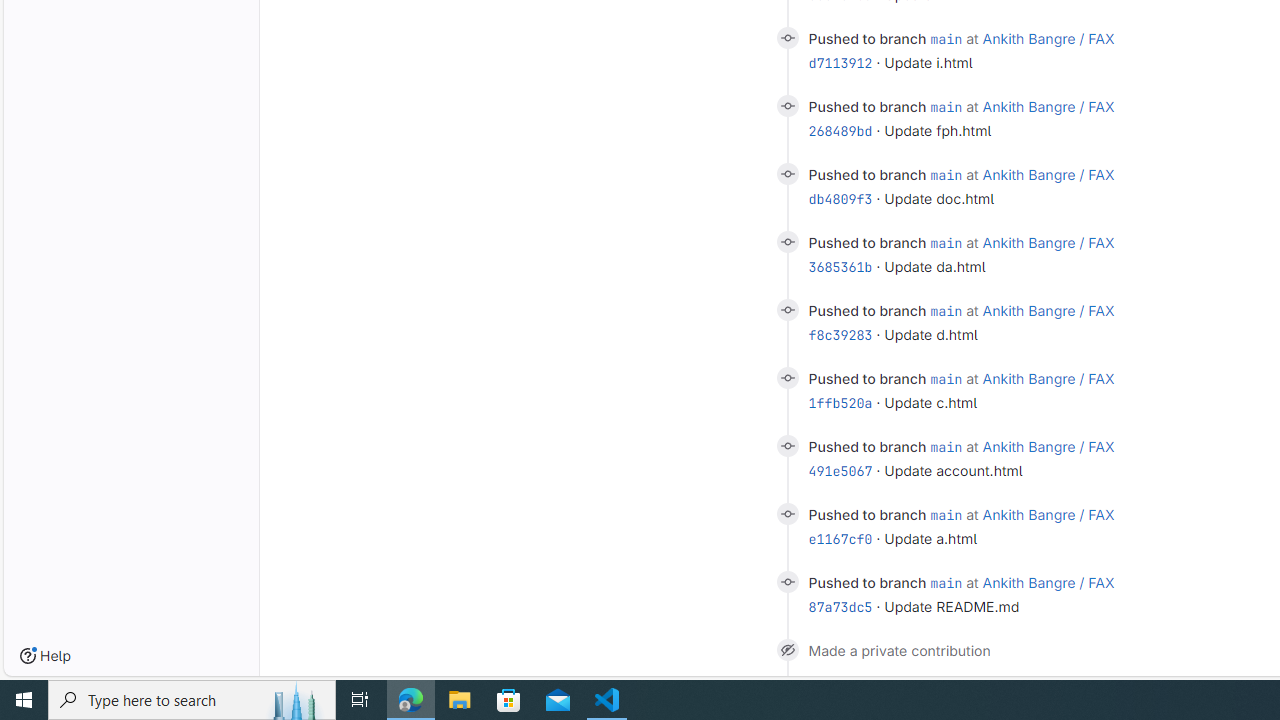 This screenshot has height=720, width=1280. What do you see at coordinates (840, 606) in the screenshot?
I see `'87a73dc5'` at bounding box center [840, 606].